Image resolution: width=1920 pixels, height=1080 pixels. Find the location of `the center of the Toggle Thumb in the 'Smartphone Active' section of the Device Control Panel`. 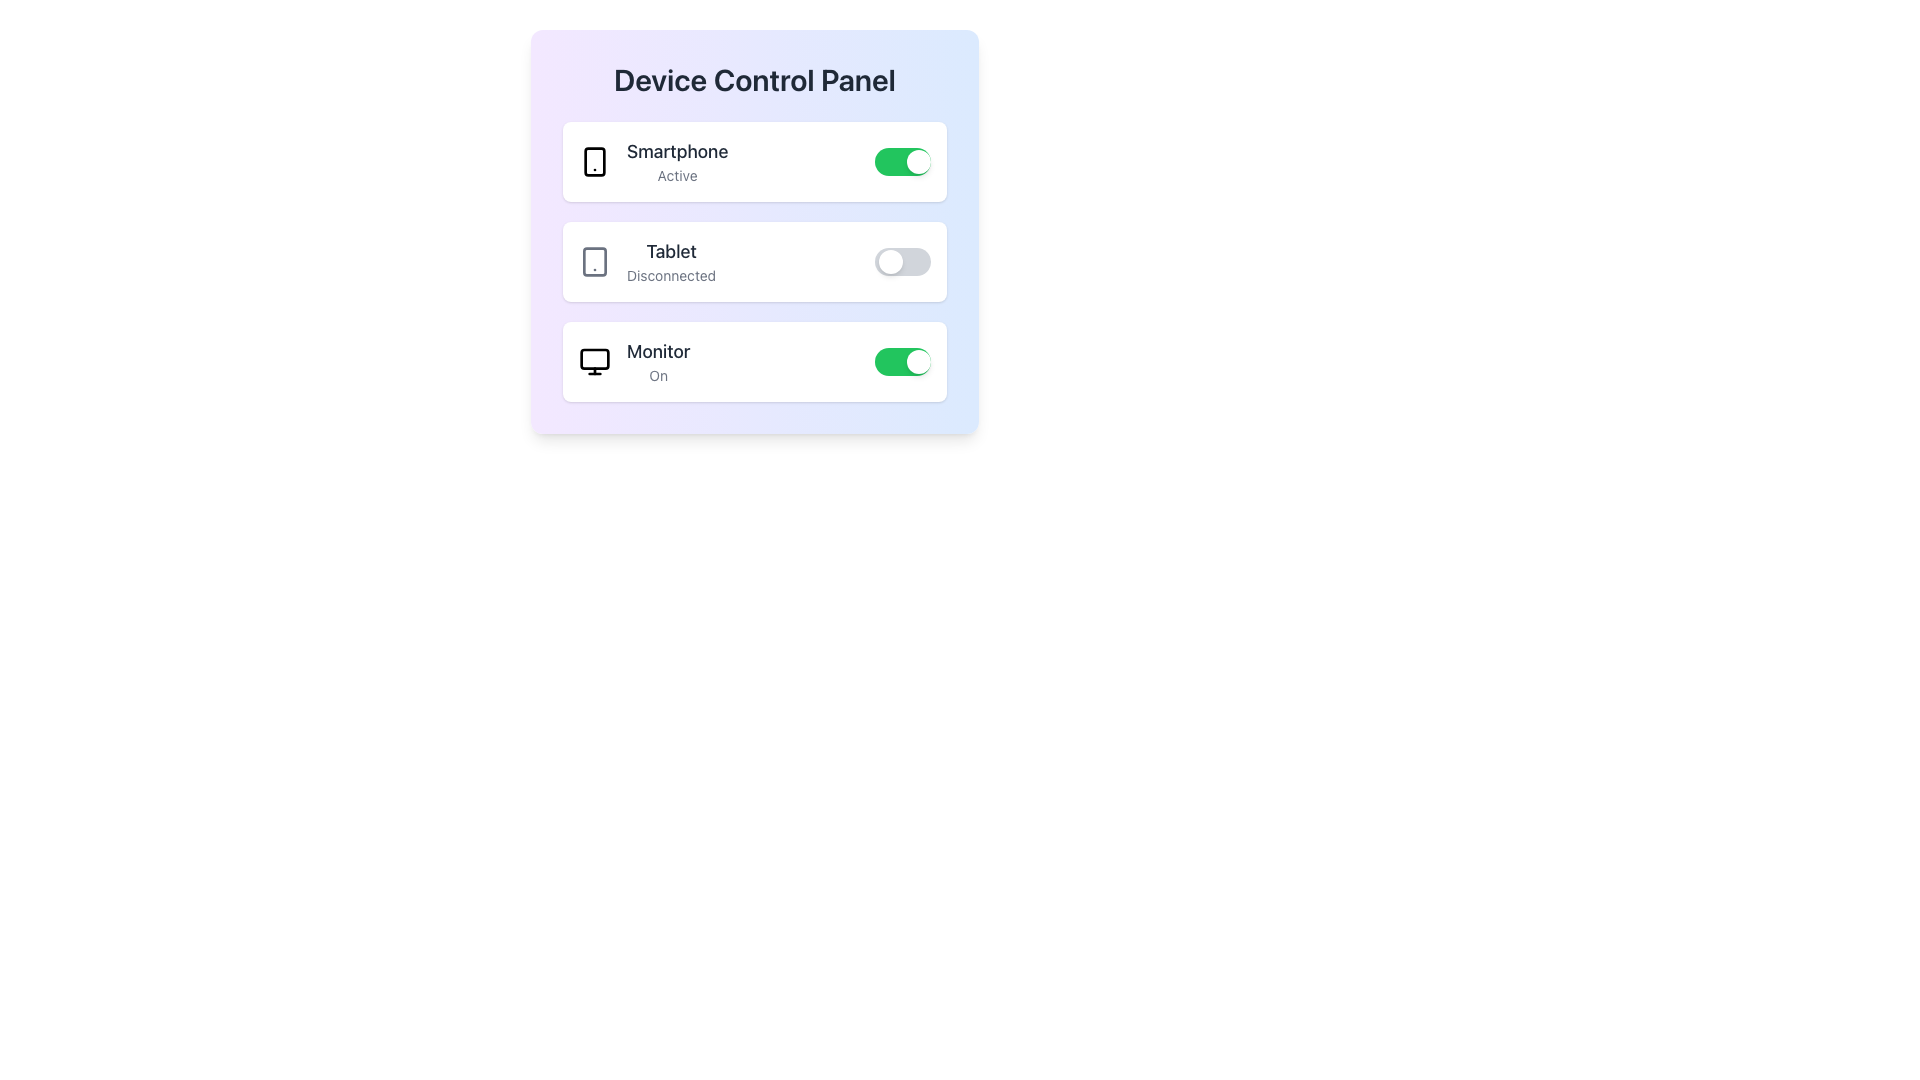

the center of the Toggle Thumb in the 'Smartphone Active' section of the Device Control Panel is located at coordinates (917, 161).